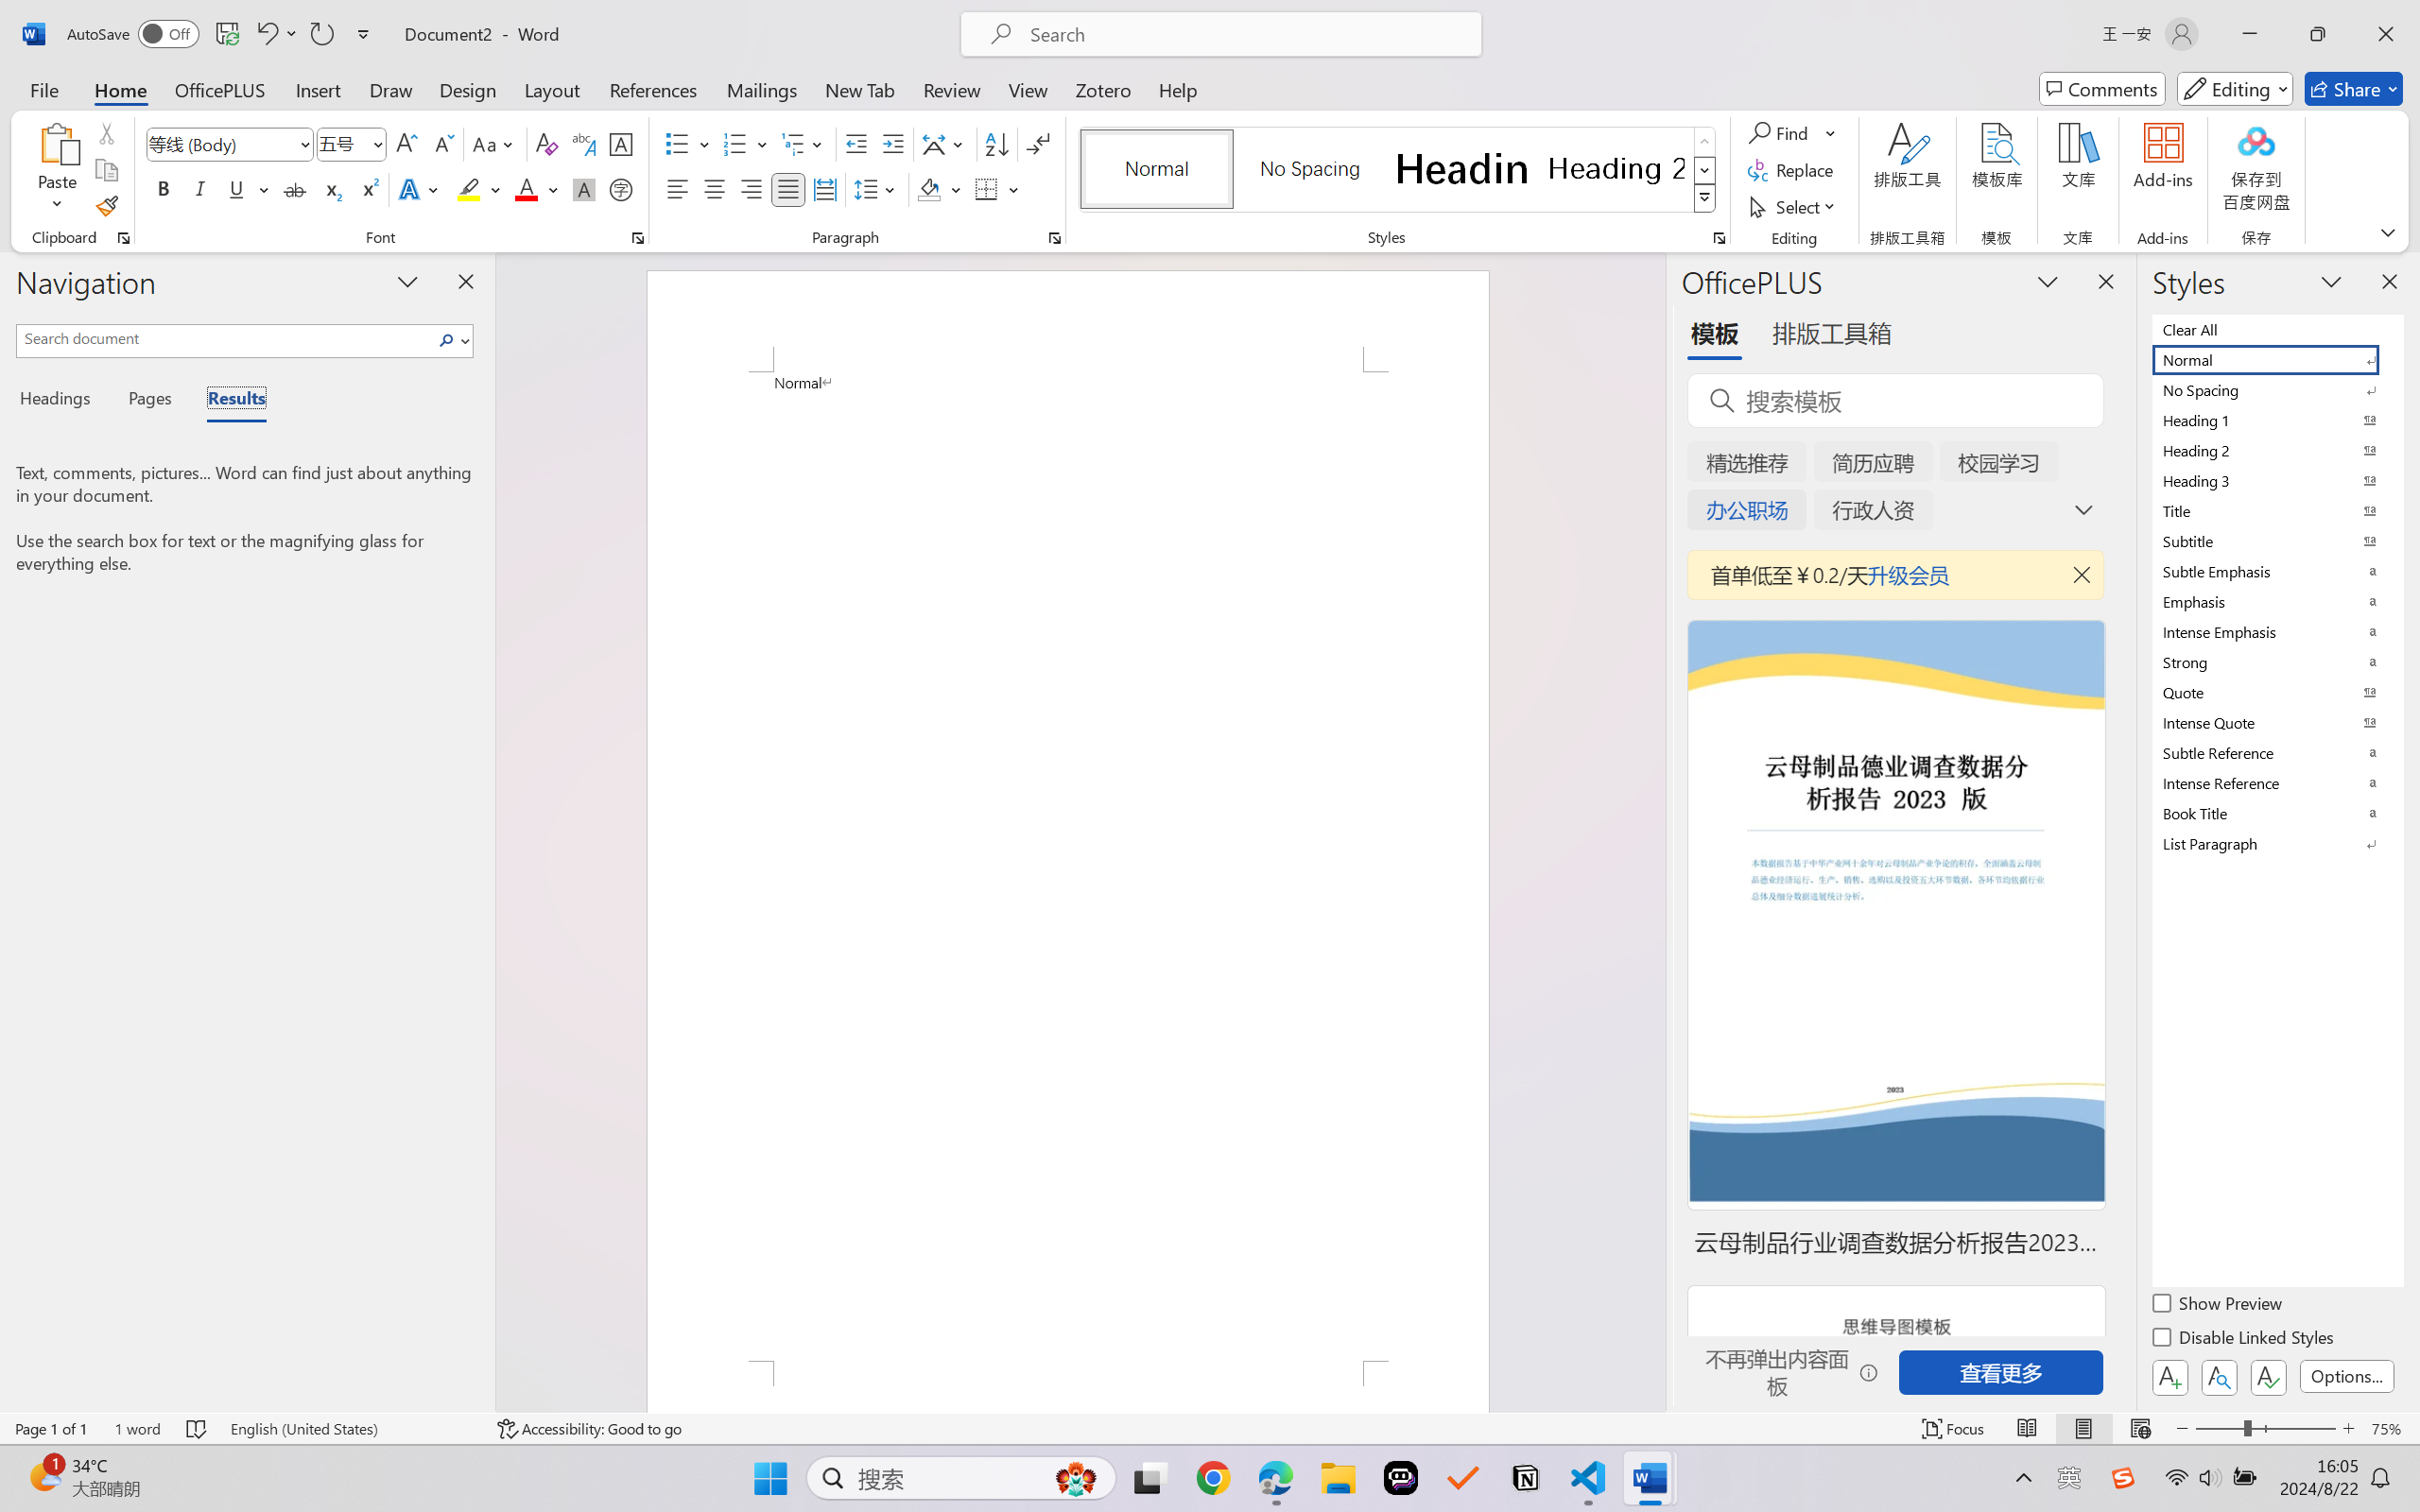 The width and height of the screenshot is (2420, 1512). Describe the element at coordinates (987, 188) in the screenshot. I see `'Borders'` at that location.